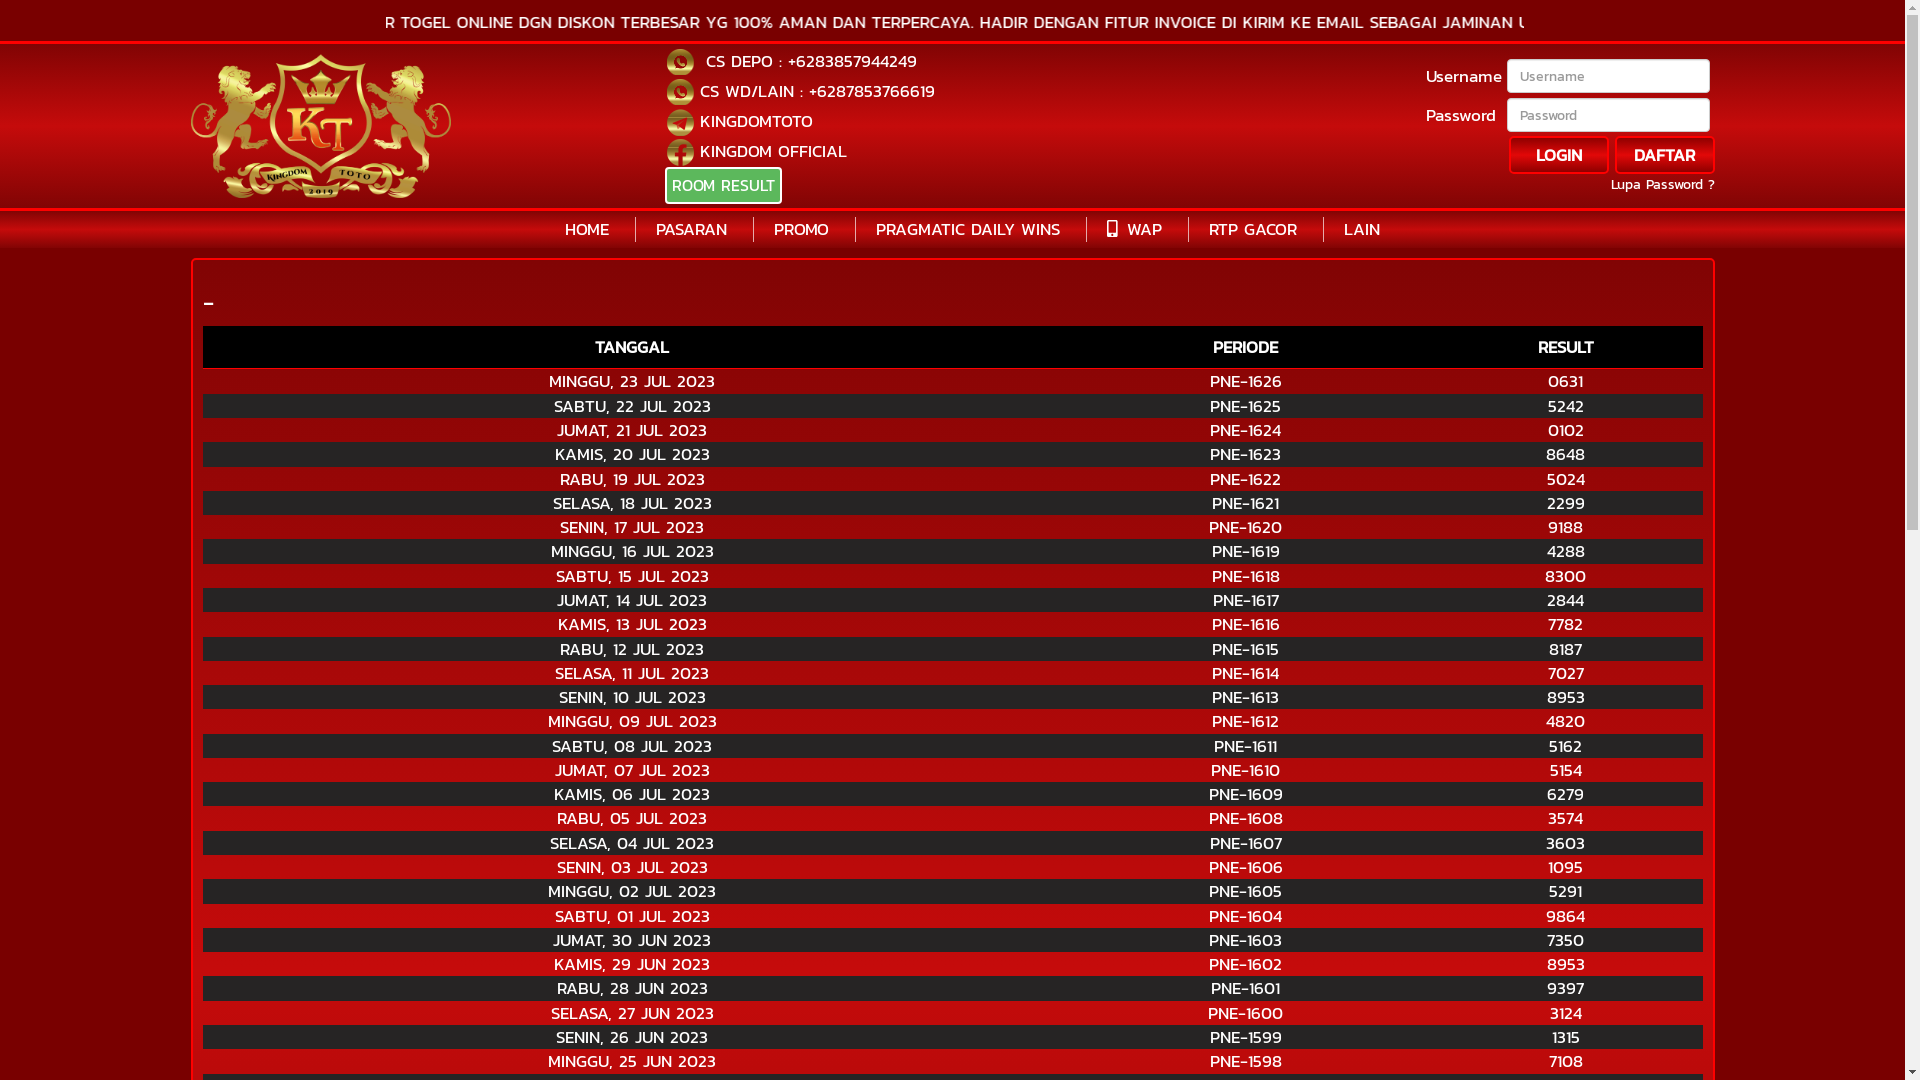 This screenshot has height=1080, width=1920. What do you see at coordinates (755, 120) in the screenshot?
I see `'KINGDOMTOTO'` at bounding box center [755, 120].